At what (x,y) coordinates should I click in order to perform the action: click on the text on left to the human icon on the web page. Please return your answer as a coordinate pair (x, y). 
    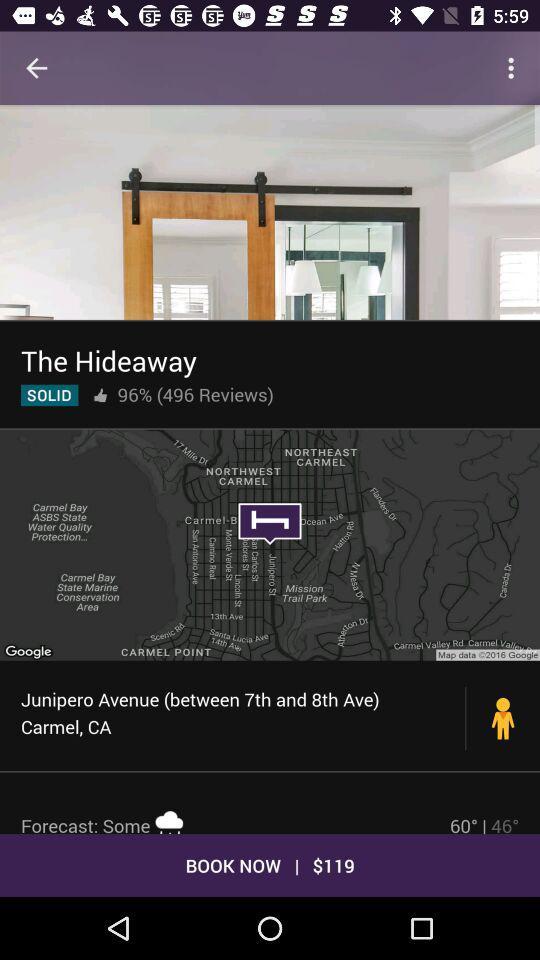
    Looking at the image, I should click on (244, 712).